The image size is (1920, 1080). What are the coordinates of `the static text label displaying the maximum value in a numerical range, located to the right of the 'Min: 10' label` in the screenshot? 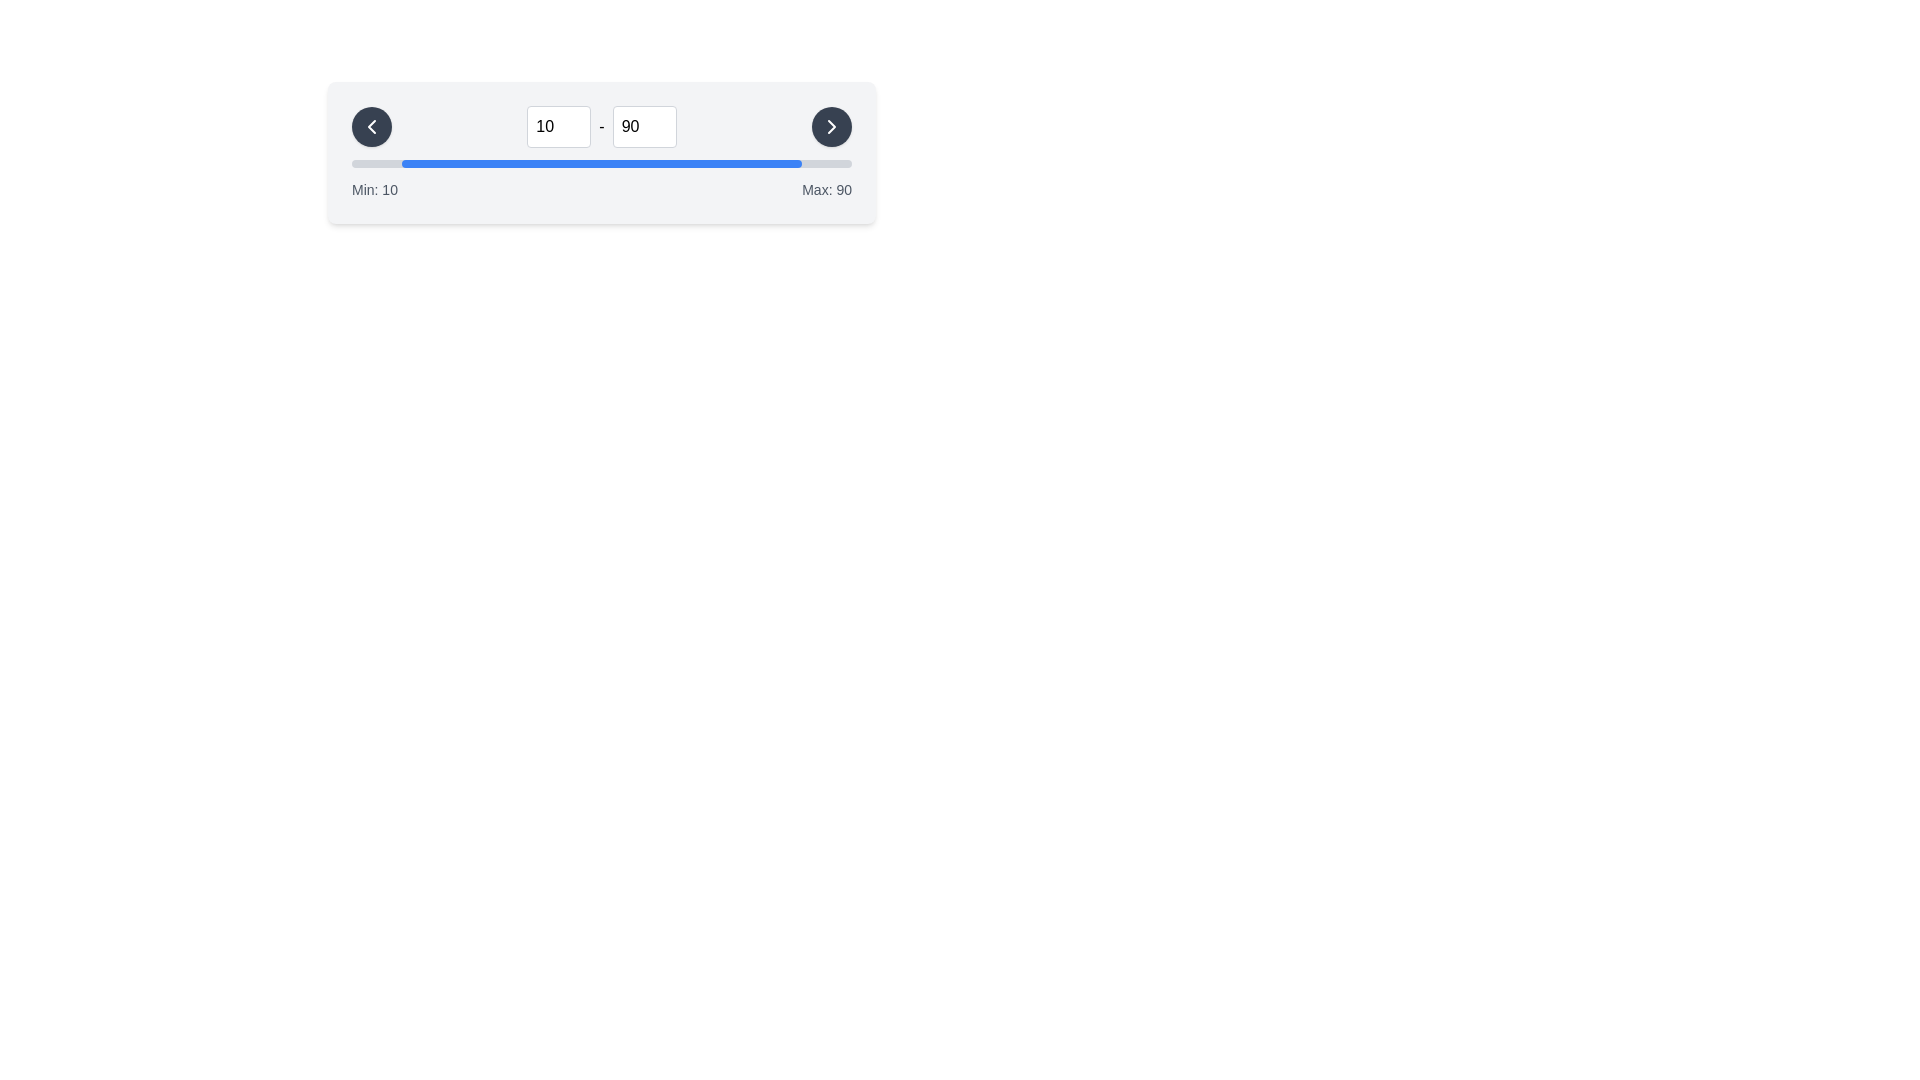 It's located at (827, 189).